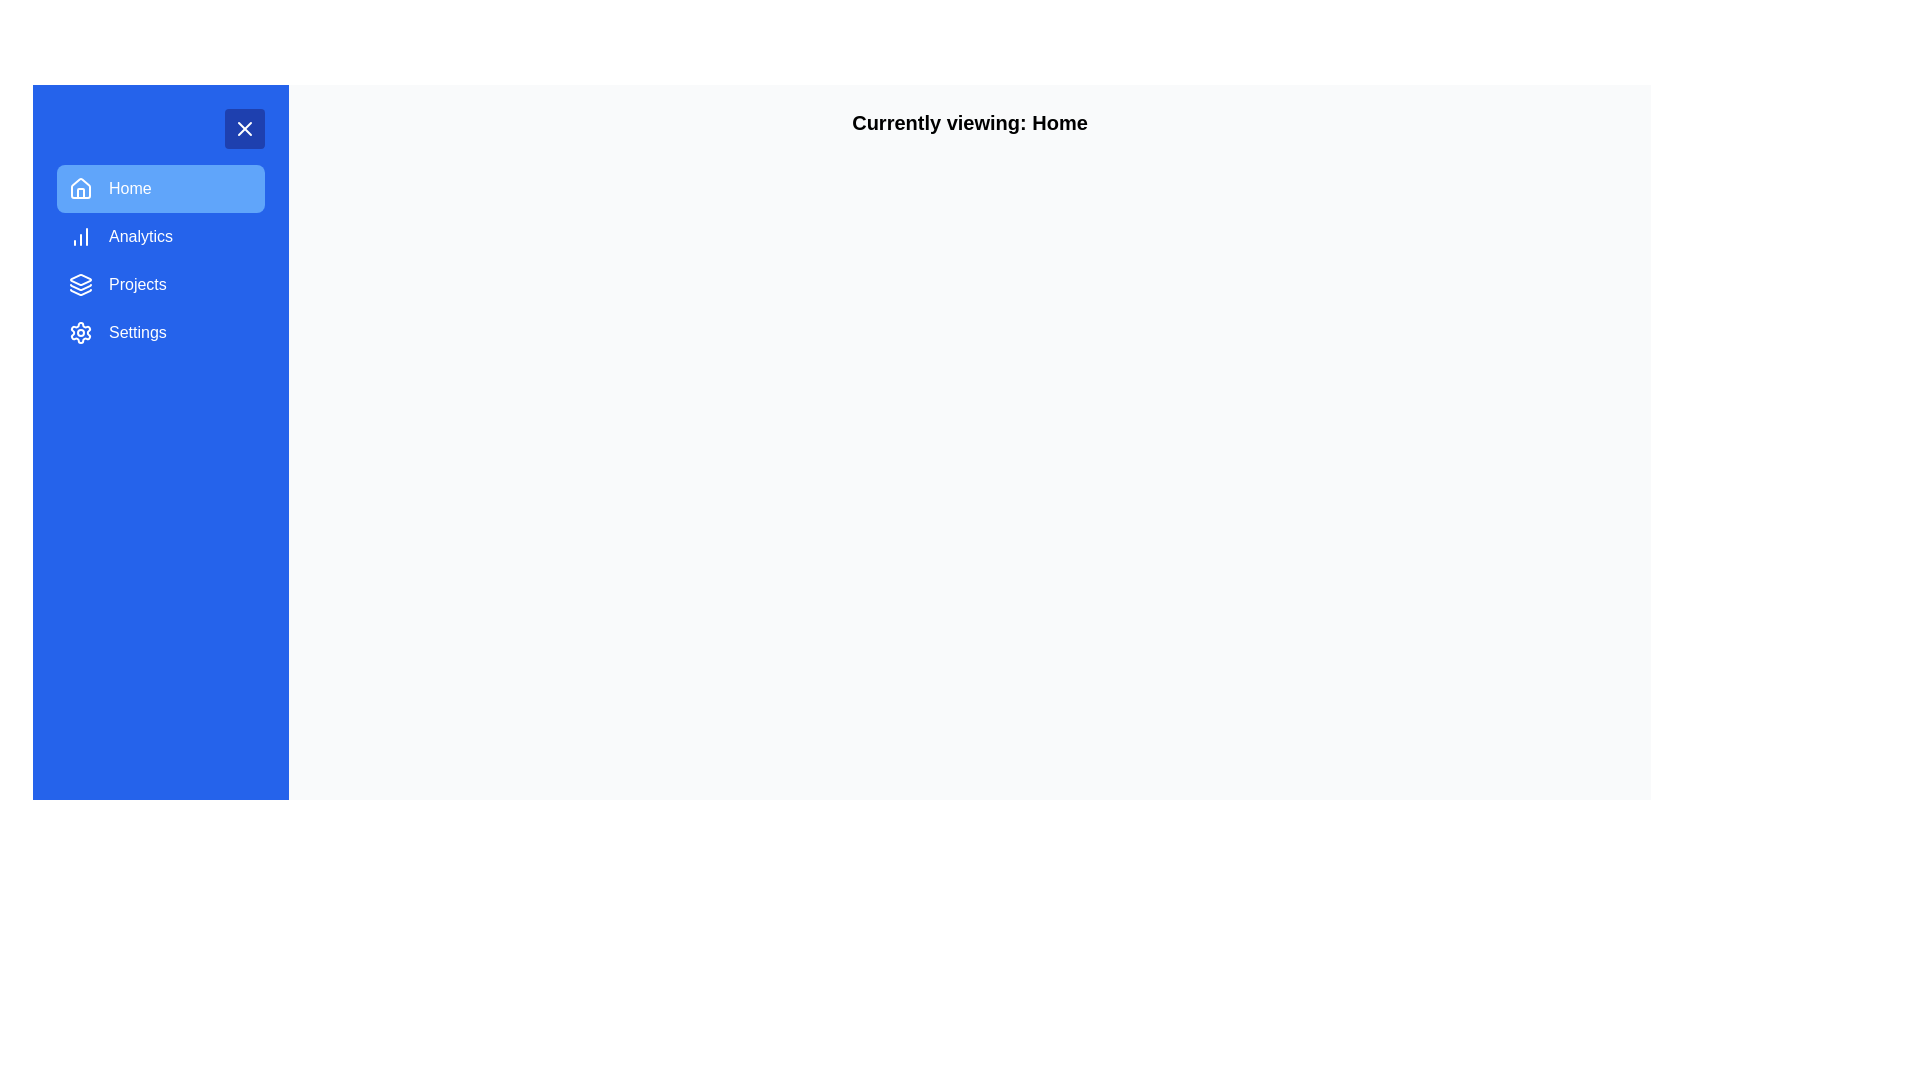 Image resolution: width=1920 pixels, height=1080 pixels. Describe the element at coordinates (80, 331) in the screenshot. I see `the leftmost 'Settings' icon in the navigation menu` at that location.